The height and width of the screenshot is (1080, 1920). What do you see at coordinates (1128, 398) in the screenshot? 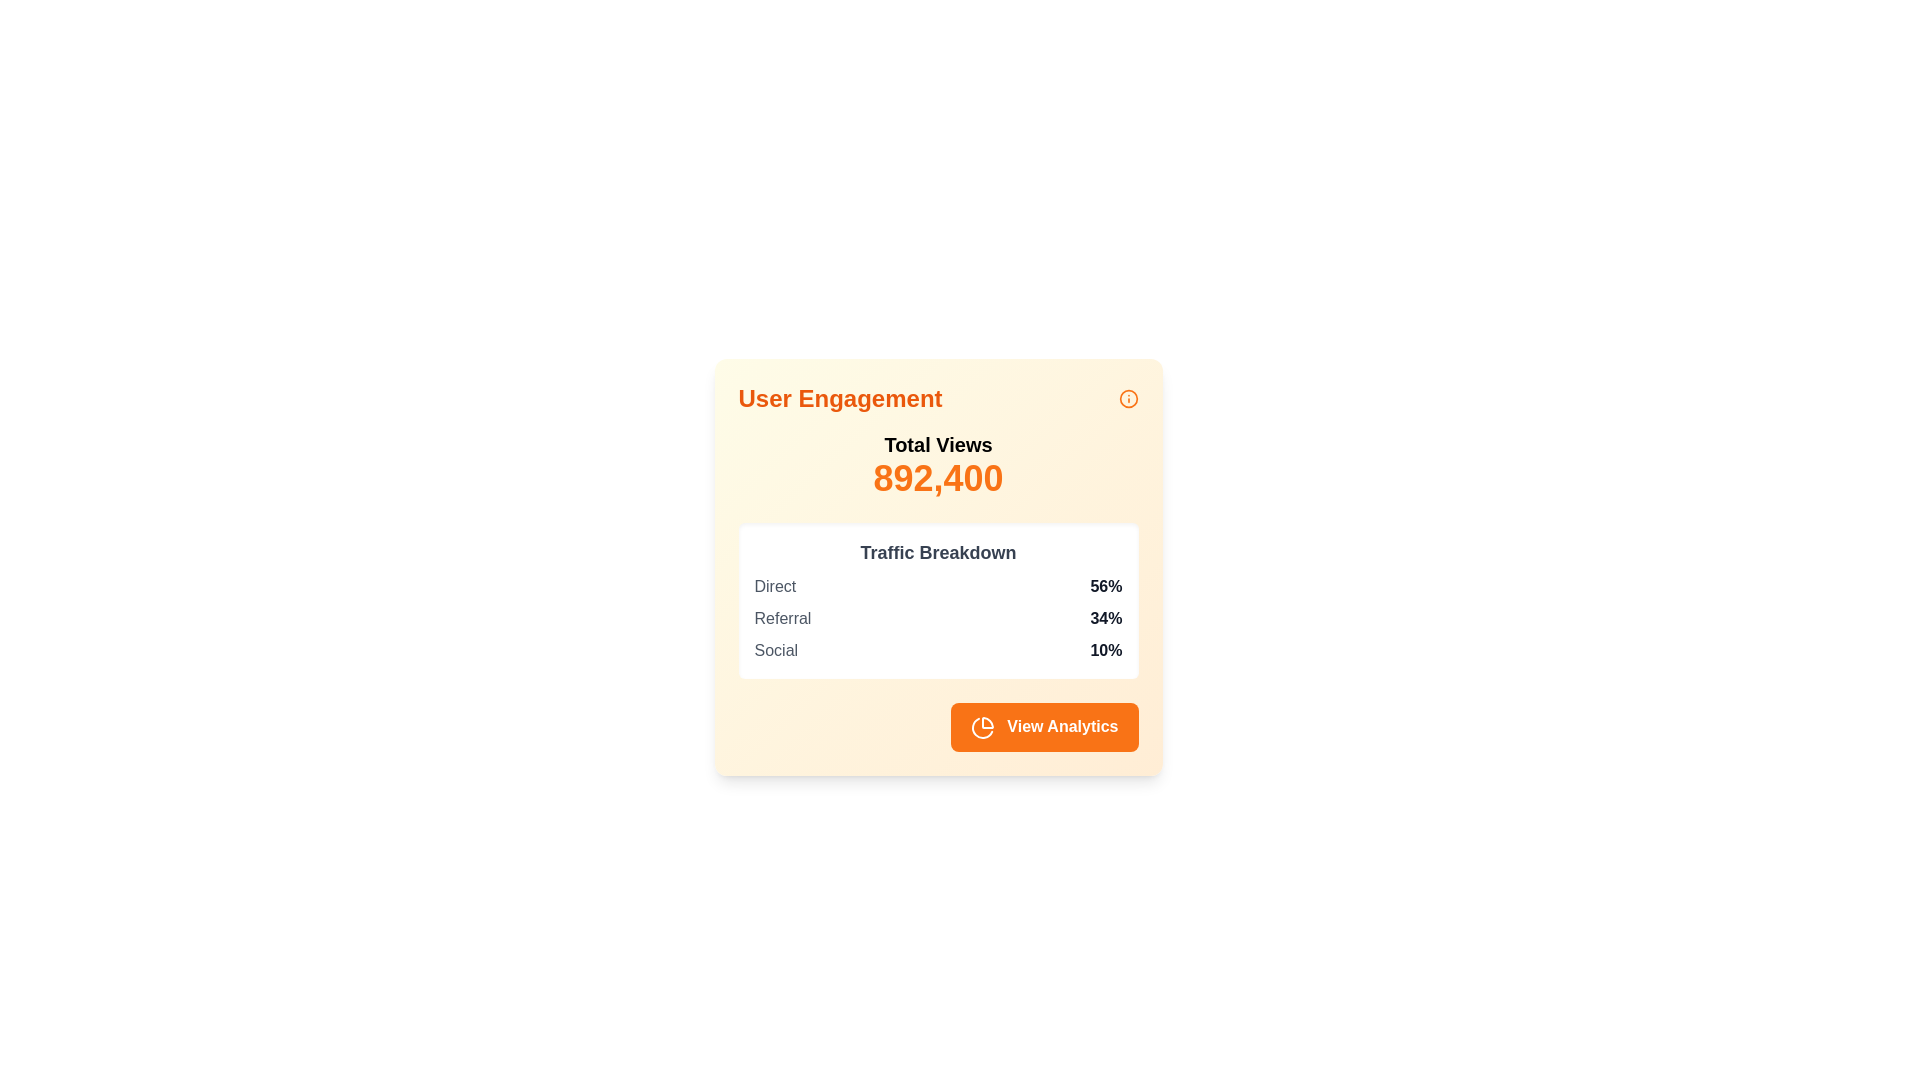
I see `the circular orange icon with an 'i' symbol, located in the top-right of the 'User Engagement' panel` at bounding box center [1128, 398].